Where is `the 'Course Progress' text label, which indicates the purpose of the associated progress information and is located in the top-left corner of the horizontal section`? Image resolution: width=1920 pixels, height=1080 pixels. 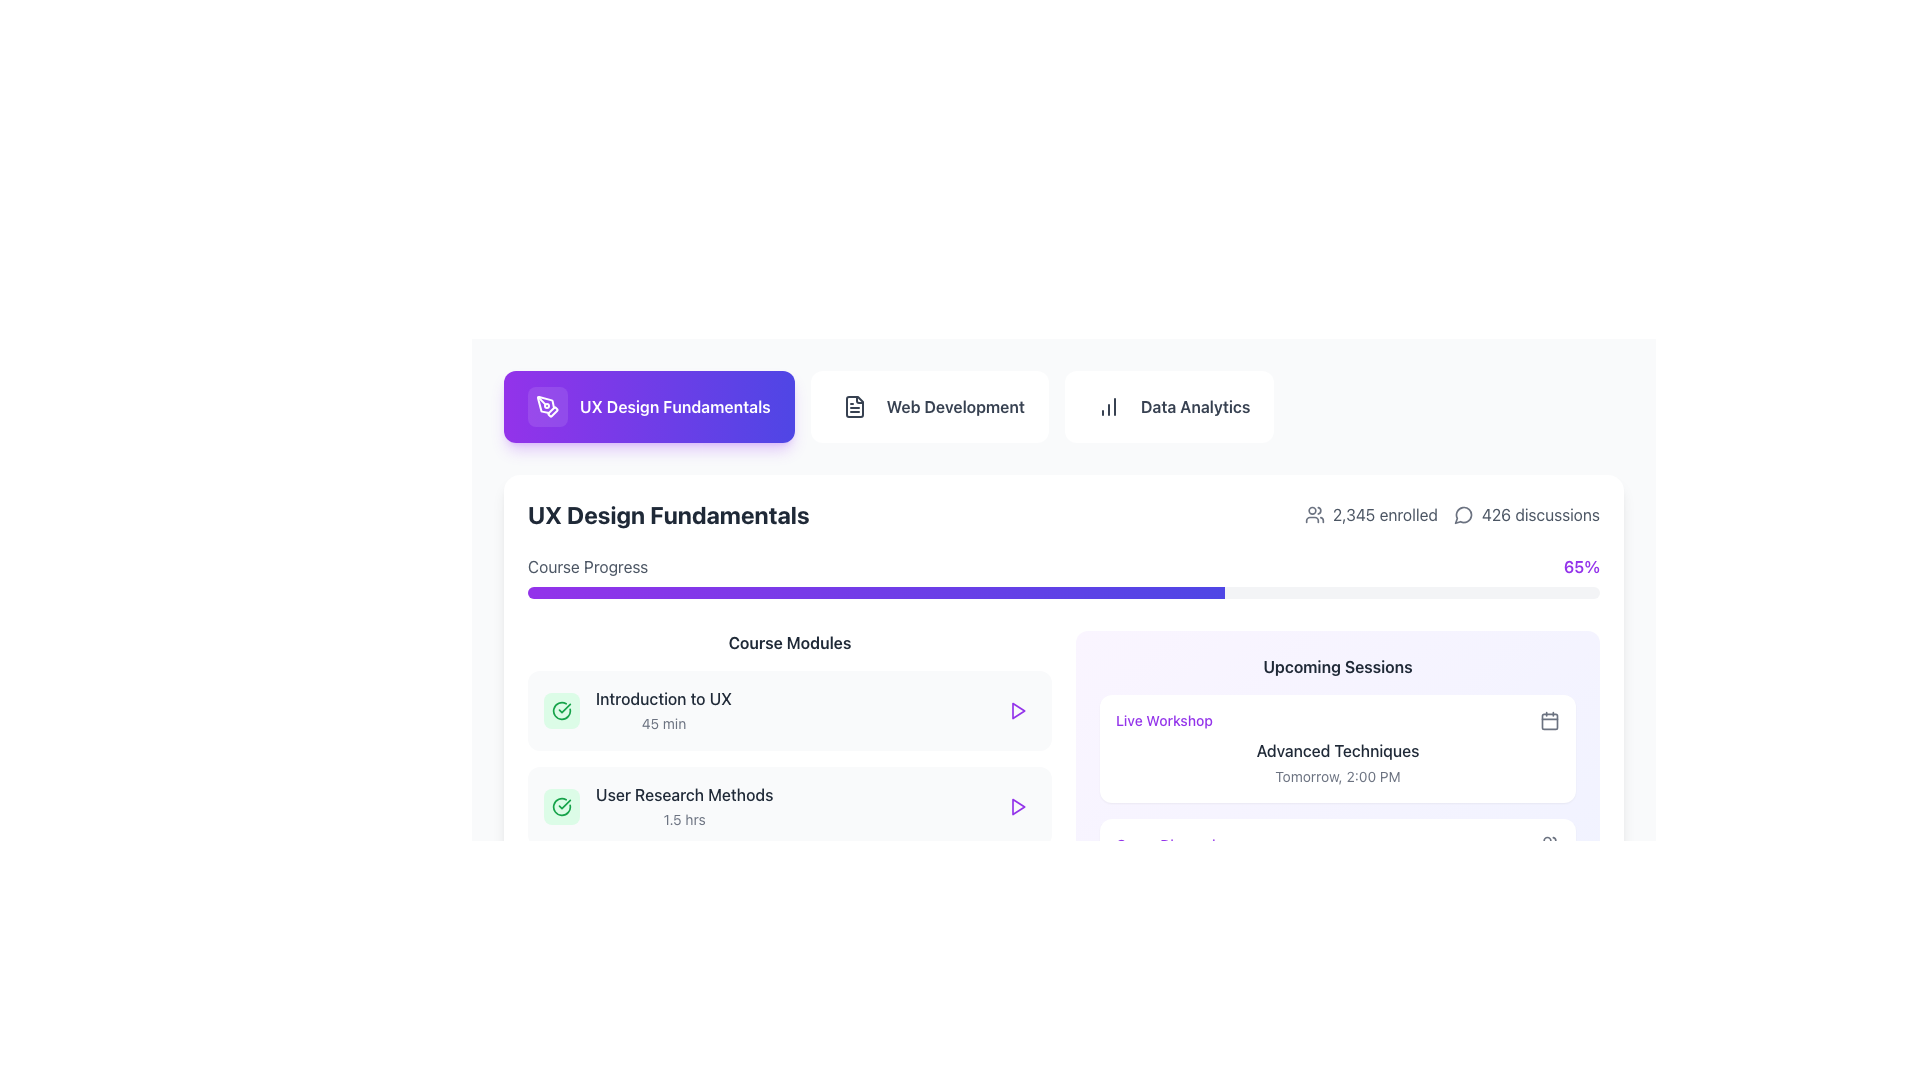 the 'Course Progress' text label, which indicates the purpose of the associated progress information and is located in the top-left corner of the horizontal section is located at coordinates (587, 567).